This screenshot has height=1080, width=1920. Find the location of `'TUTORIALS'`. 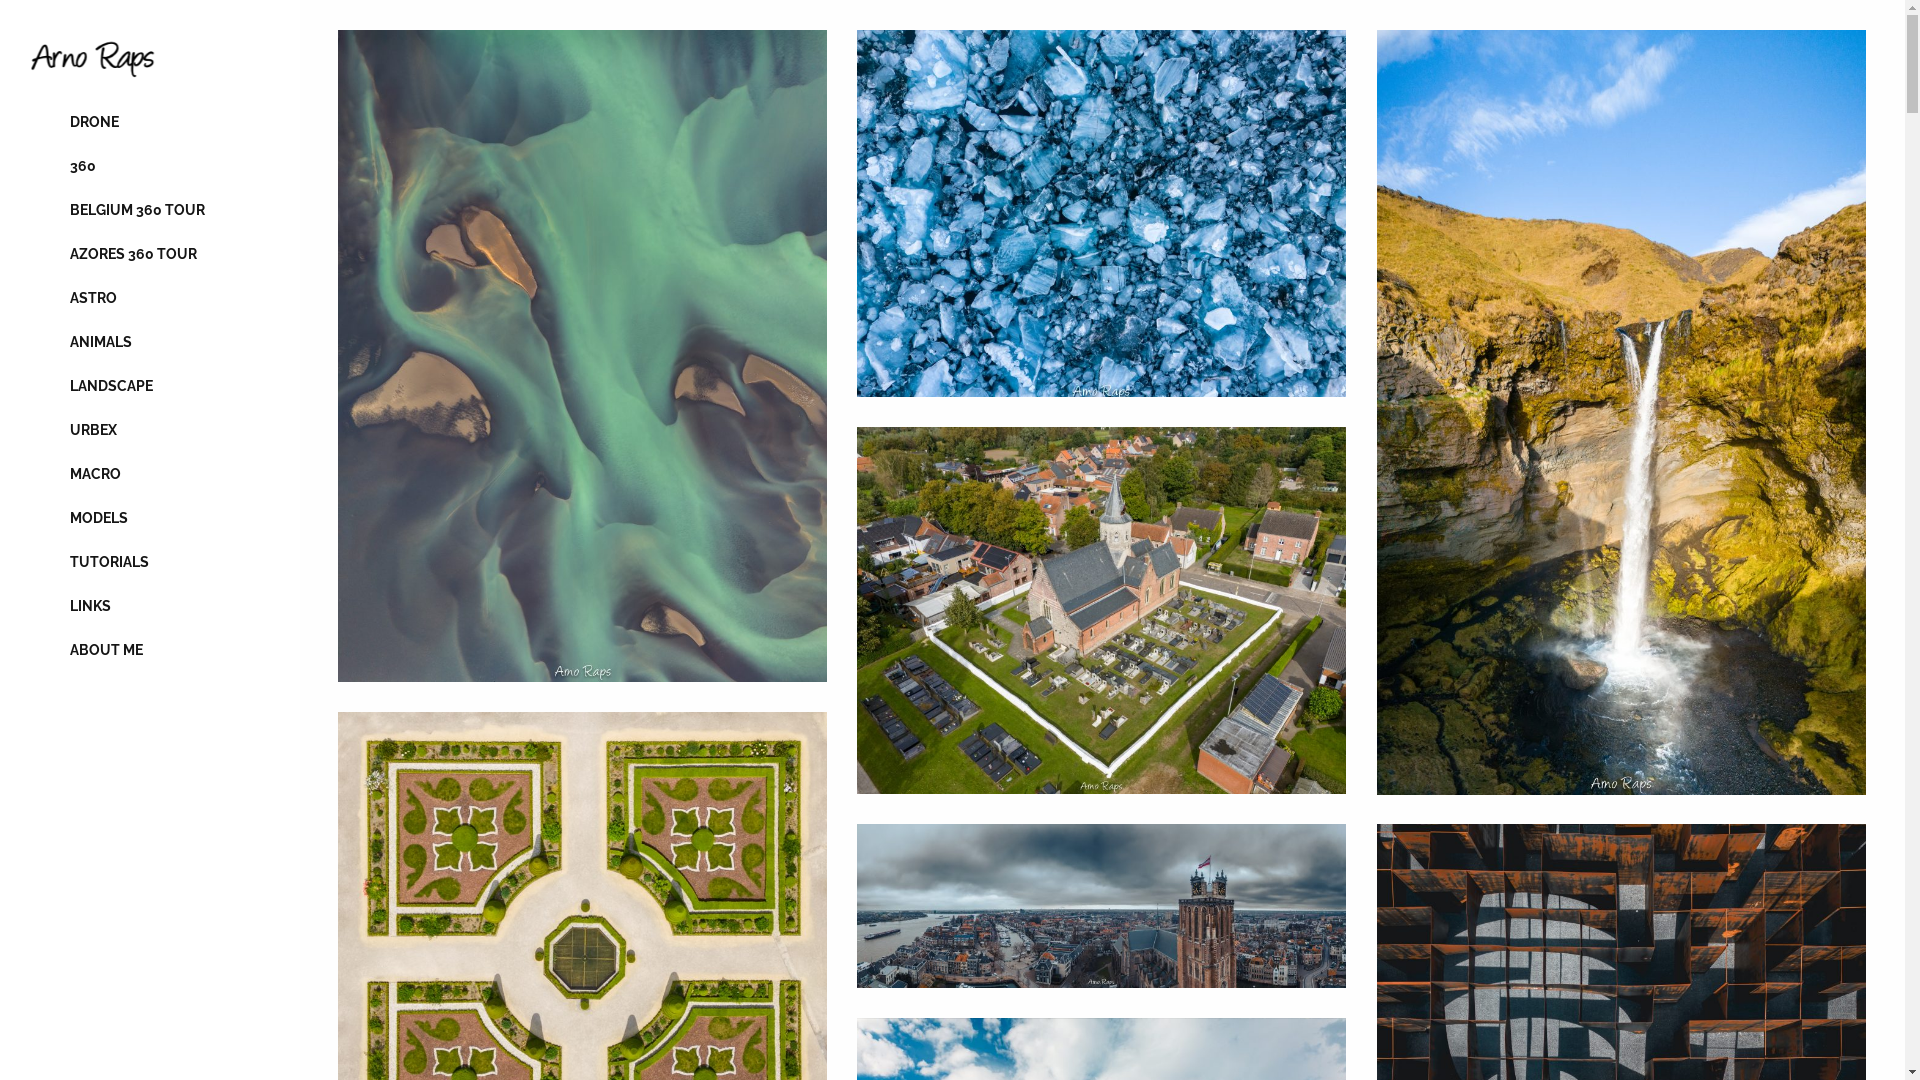

'TUTORIALS' is located at coordinates (148, 562).